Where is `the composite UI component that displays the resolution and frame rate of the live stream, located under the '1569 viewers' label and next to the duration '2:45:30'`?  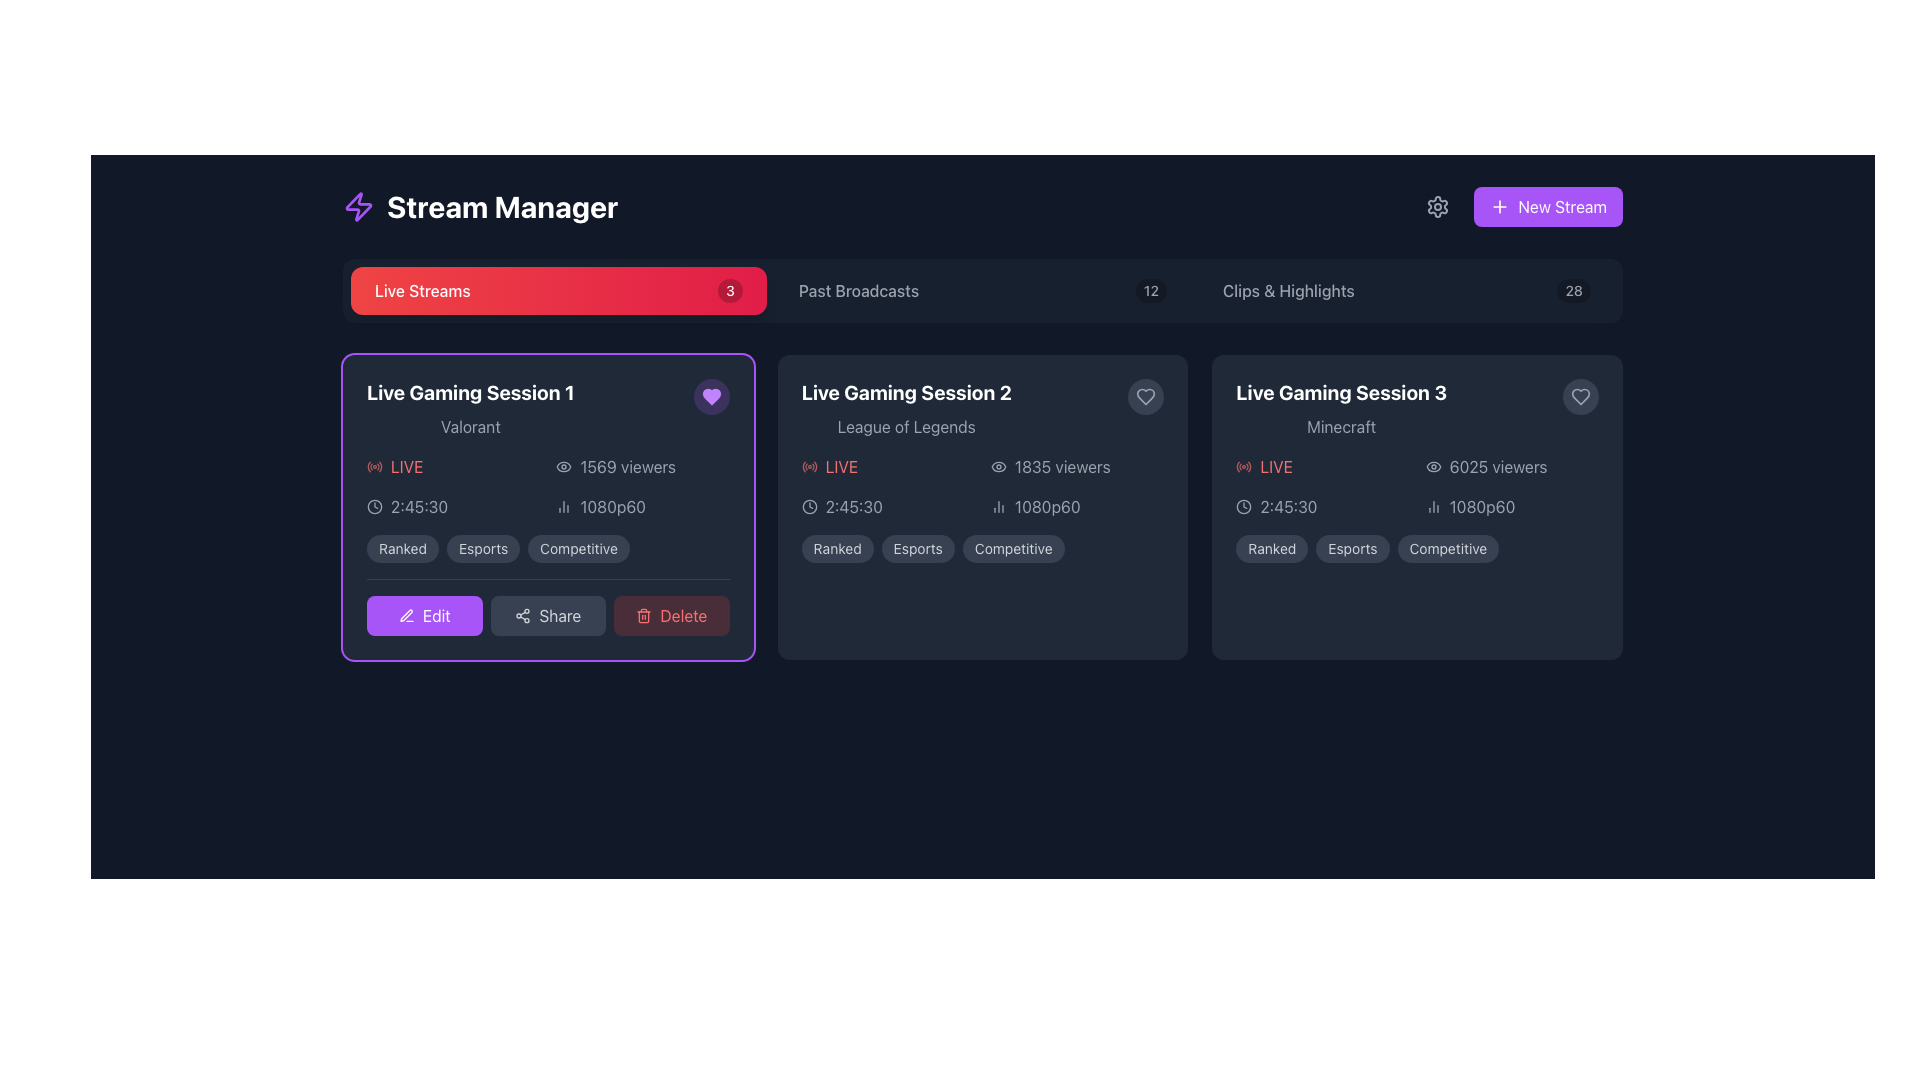 the composite UI component that displays the resolution and frame rate of the live stream, located under the '1569 viewers' label and next to the duration '2:45:30' is located at coordinates (643, 505).